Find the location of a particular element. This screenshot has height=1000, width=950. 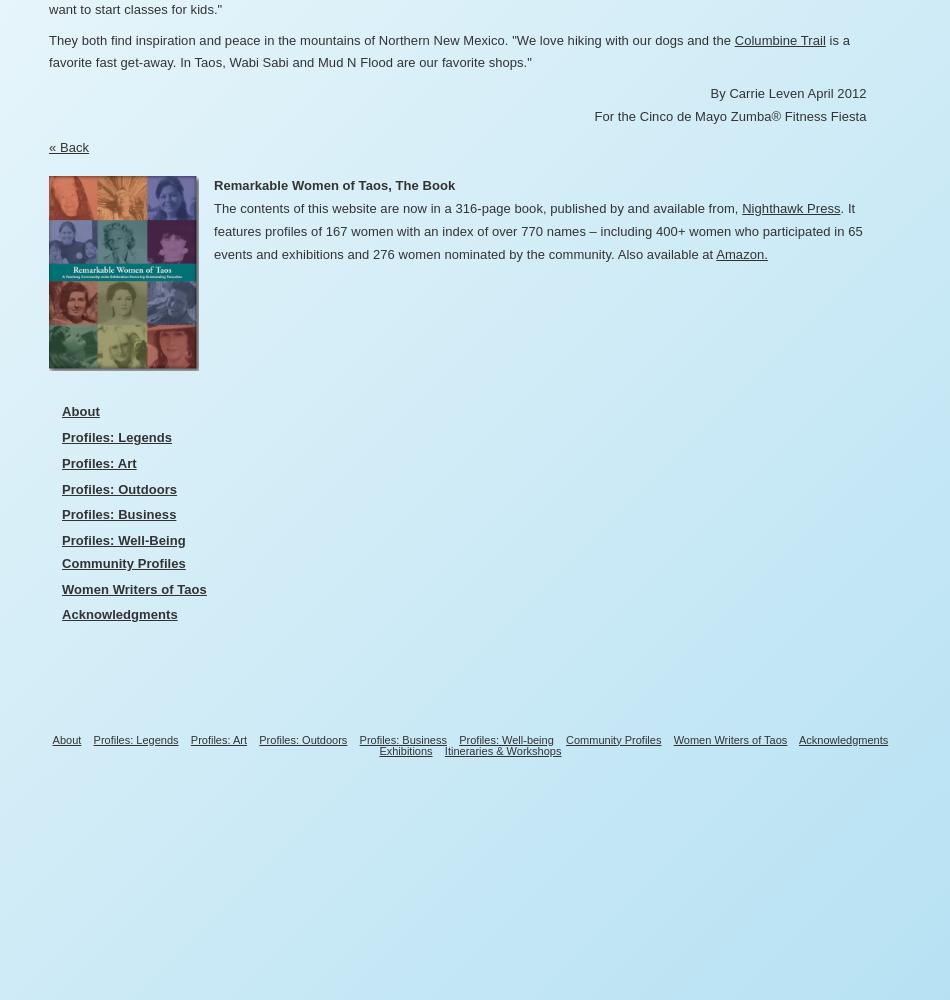

'is a favorite fast get-away. In Taos, Wabi Sabi and Mud N Flood are our favorite shops."' is located at coordinates (447, 51).